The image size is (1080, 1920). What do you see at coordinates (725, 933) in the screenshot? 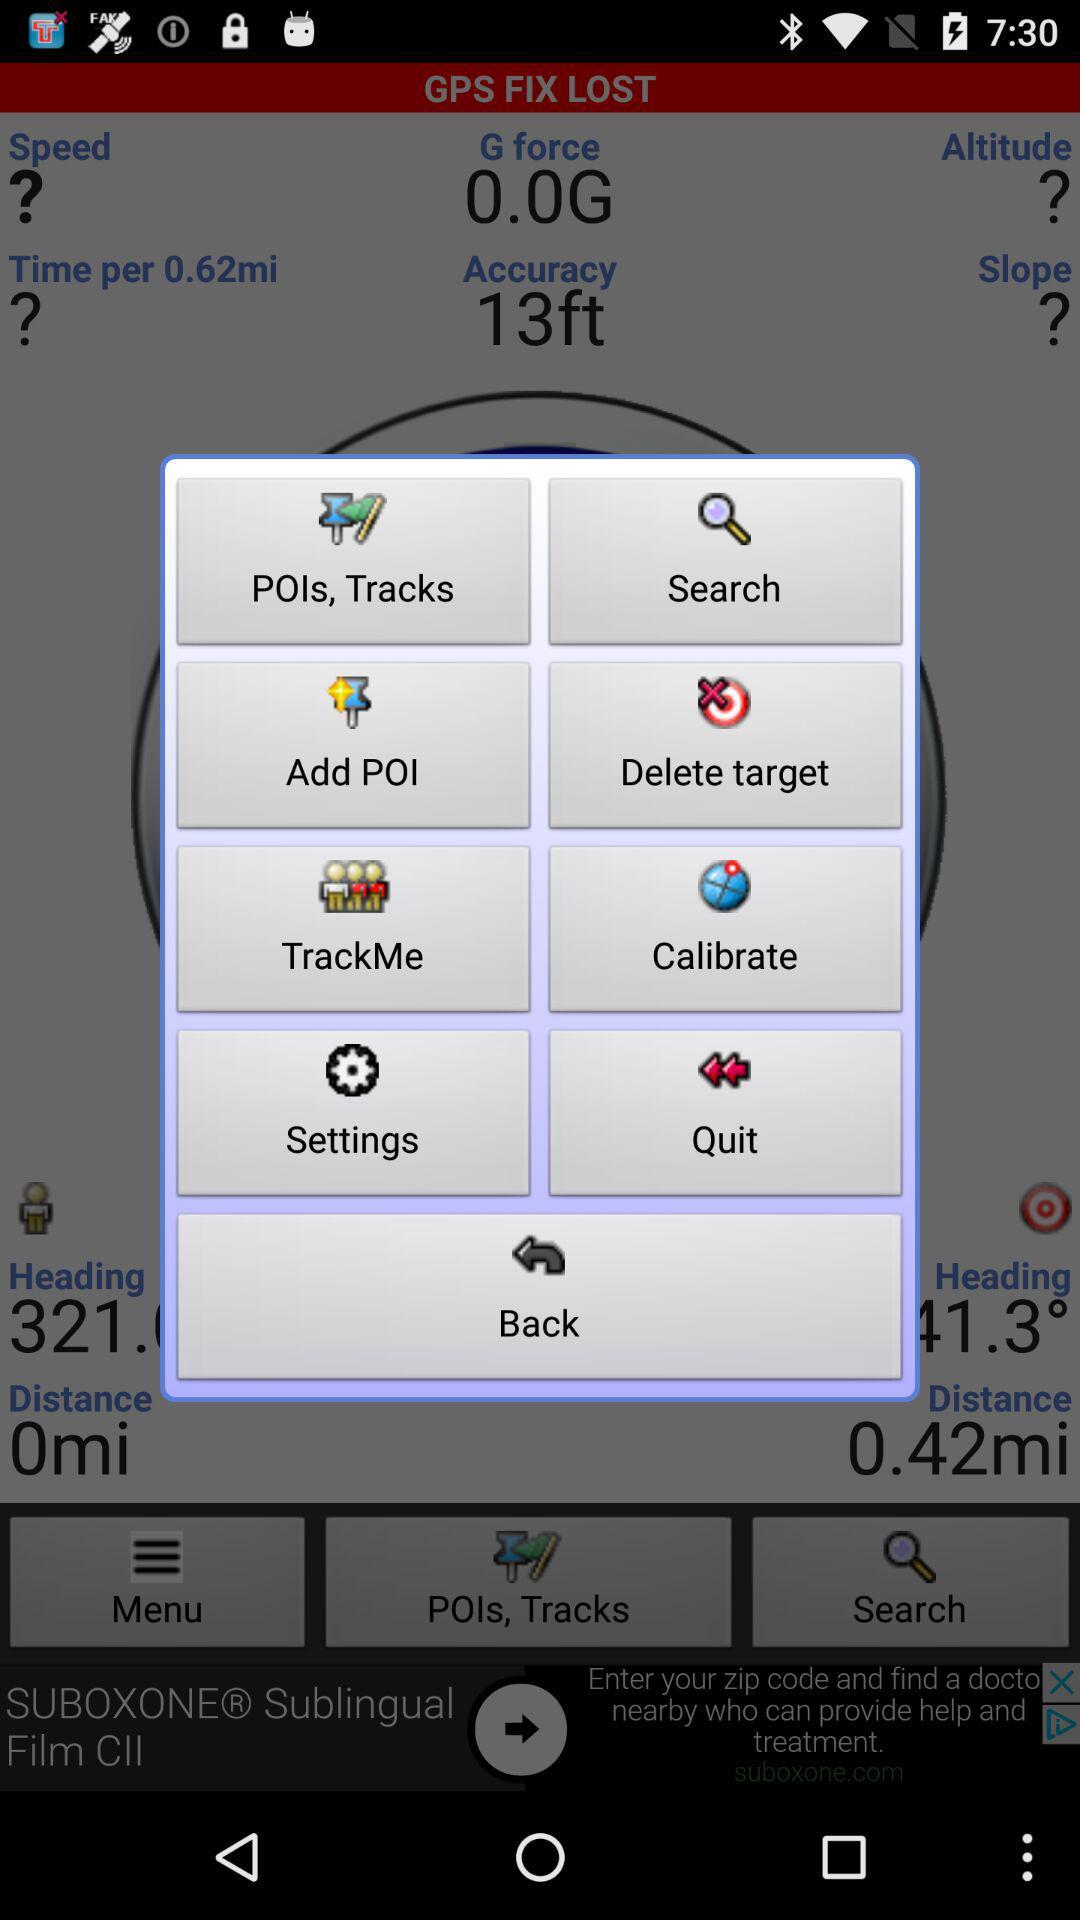
I see `icon to the right of add poi button` at bounding box center [725, 933].